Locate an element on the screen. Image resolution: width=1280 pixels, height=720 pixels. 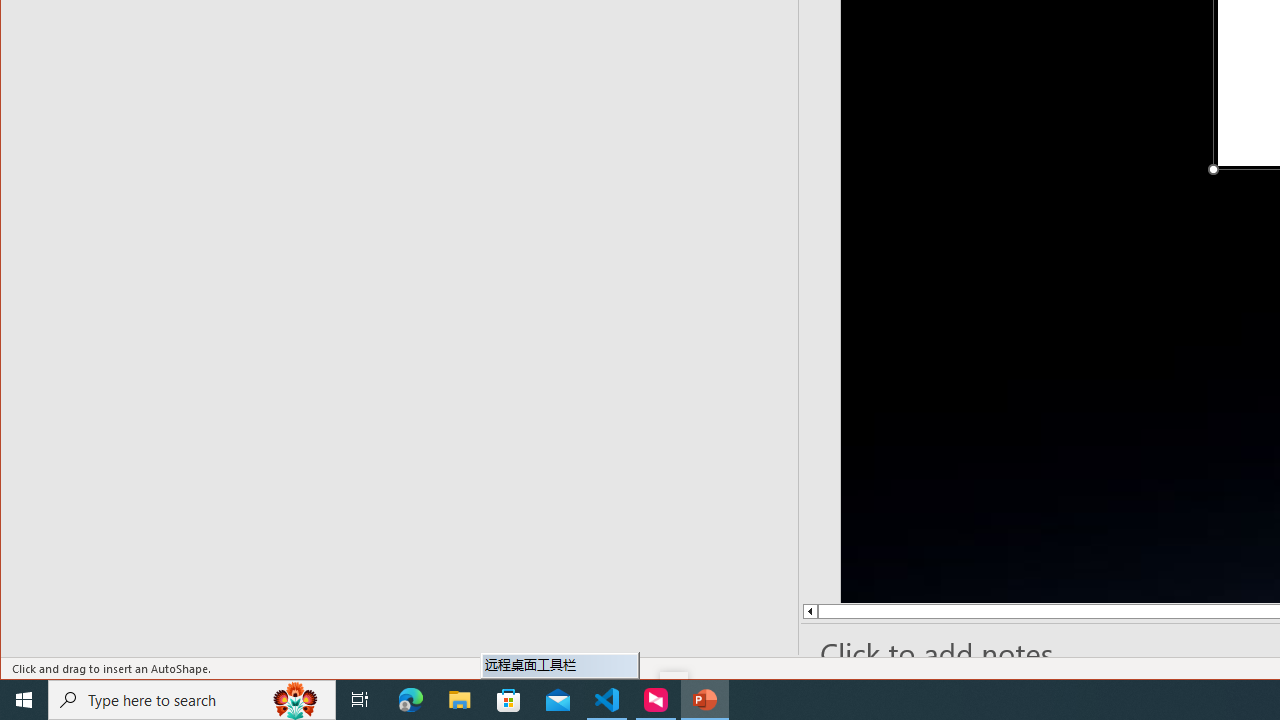
'File Explorer' is located at coordinates (459, 698).